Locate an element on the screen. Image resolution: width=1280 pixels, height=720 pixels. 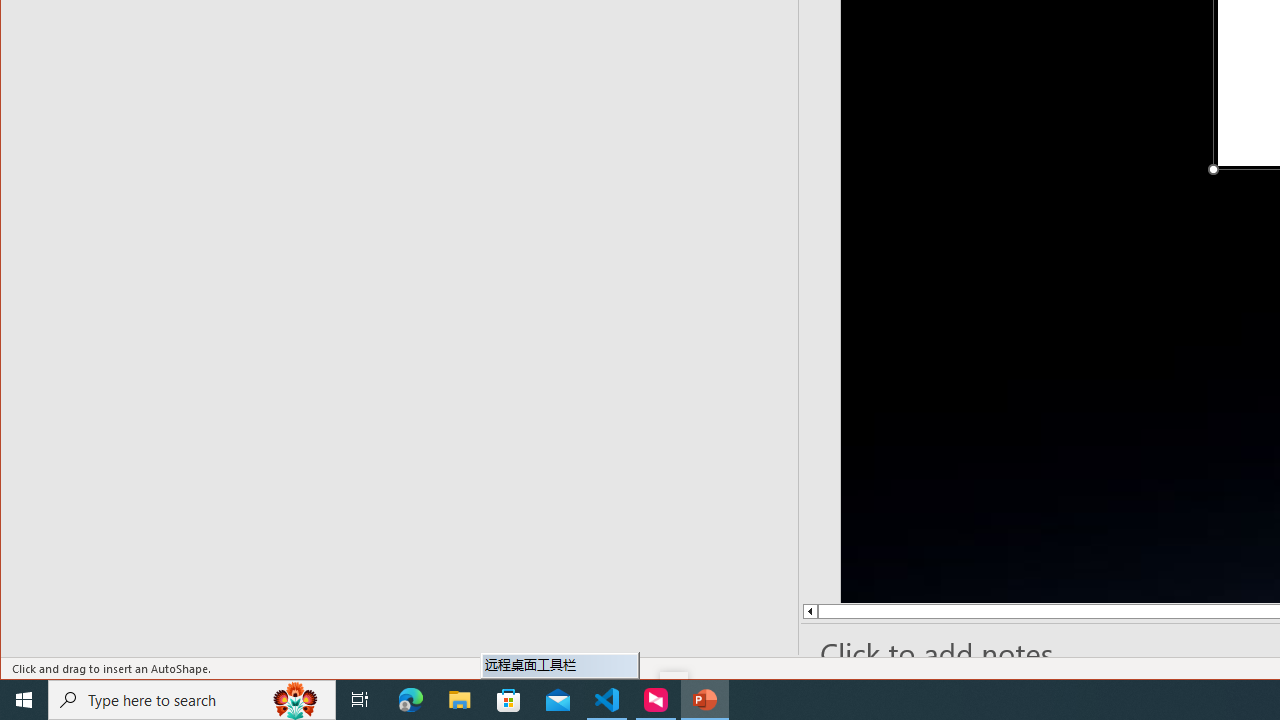
'File Explorer' is located at coordinates (459, 698).